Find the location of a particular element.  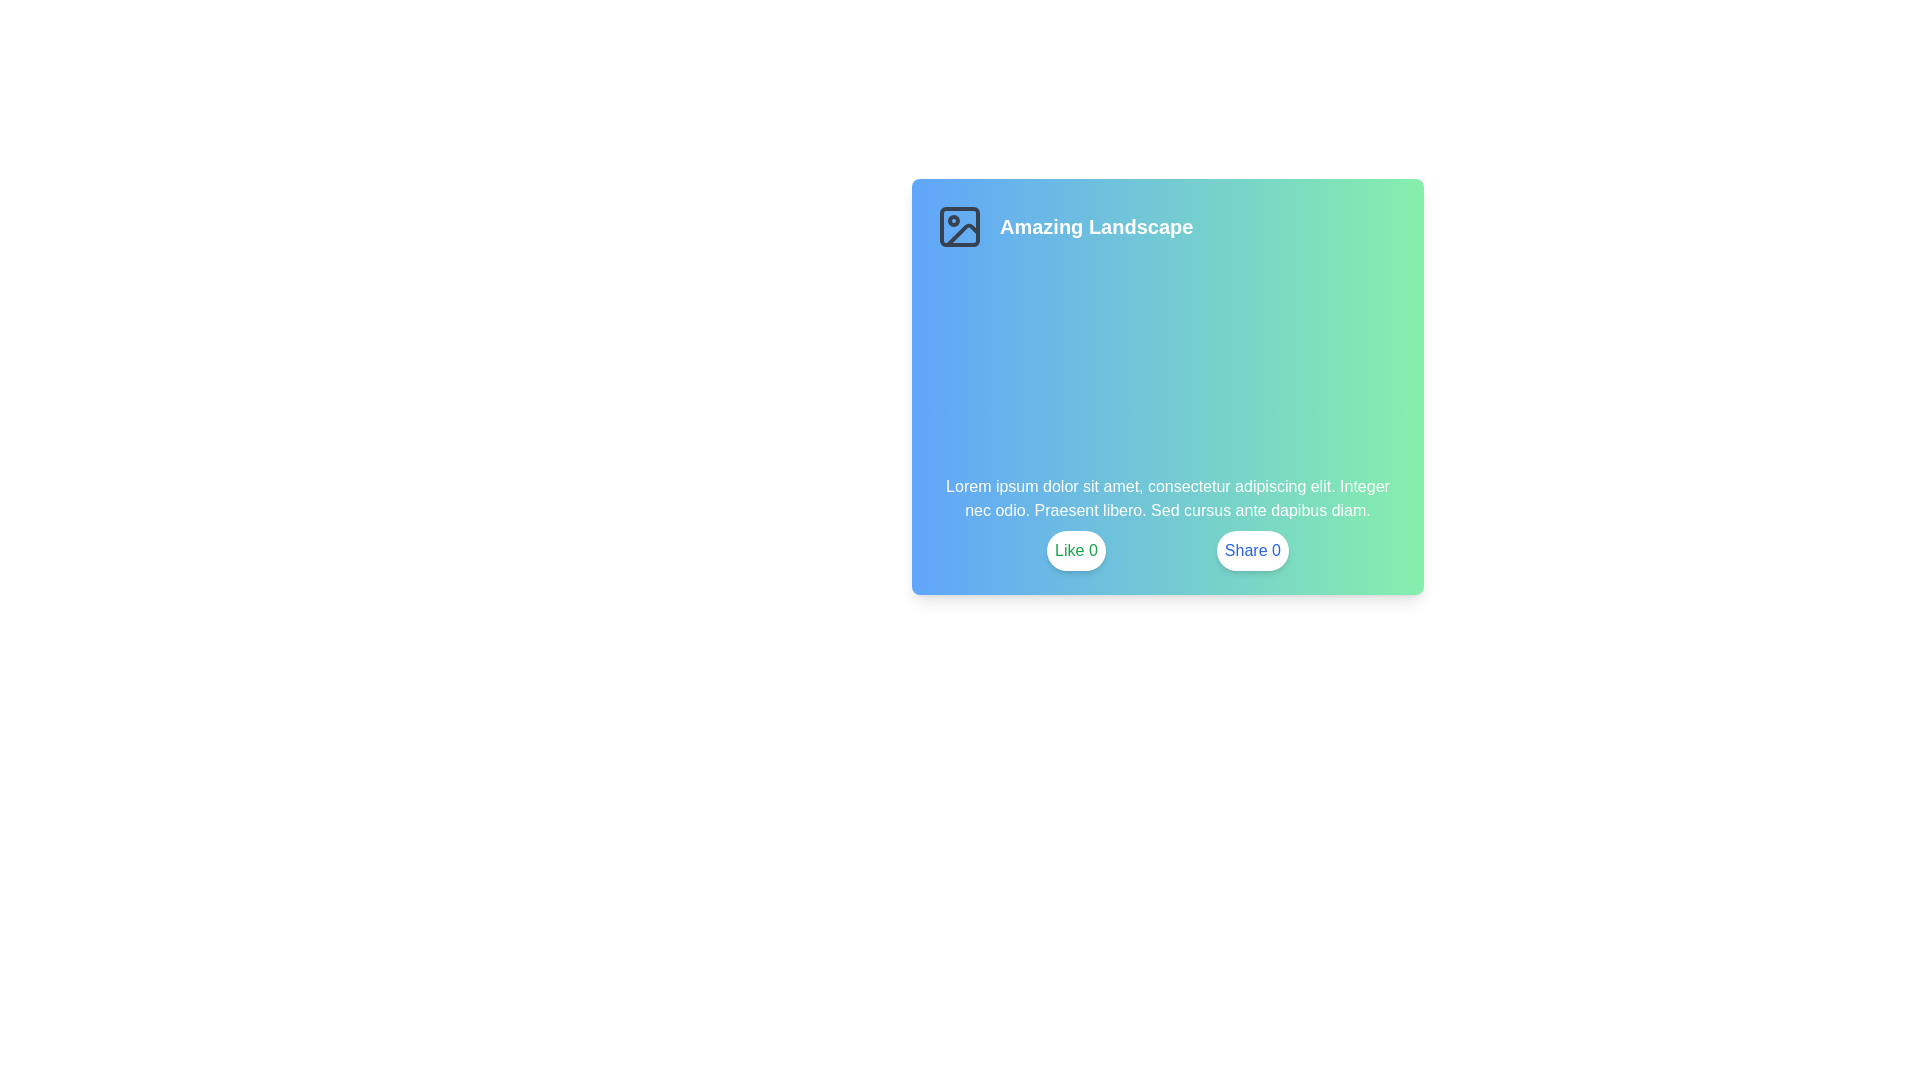

the Text Label that serves as the title or header for the card component, located in the central-right region of the interface is located at coordinates (1095, 226).